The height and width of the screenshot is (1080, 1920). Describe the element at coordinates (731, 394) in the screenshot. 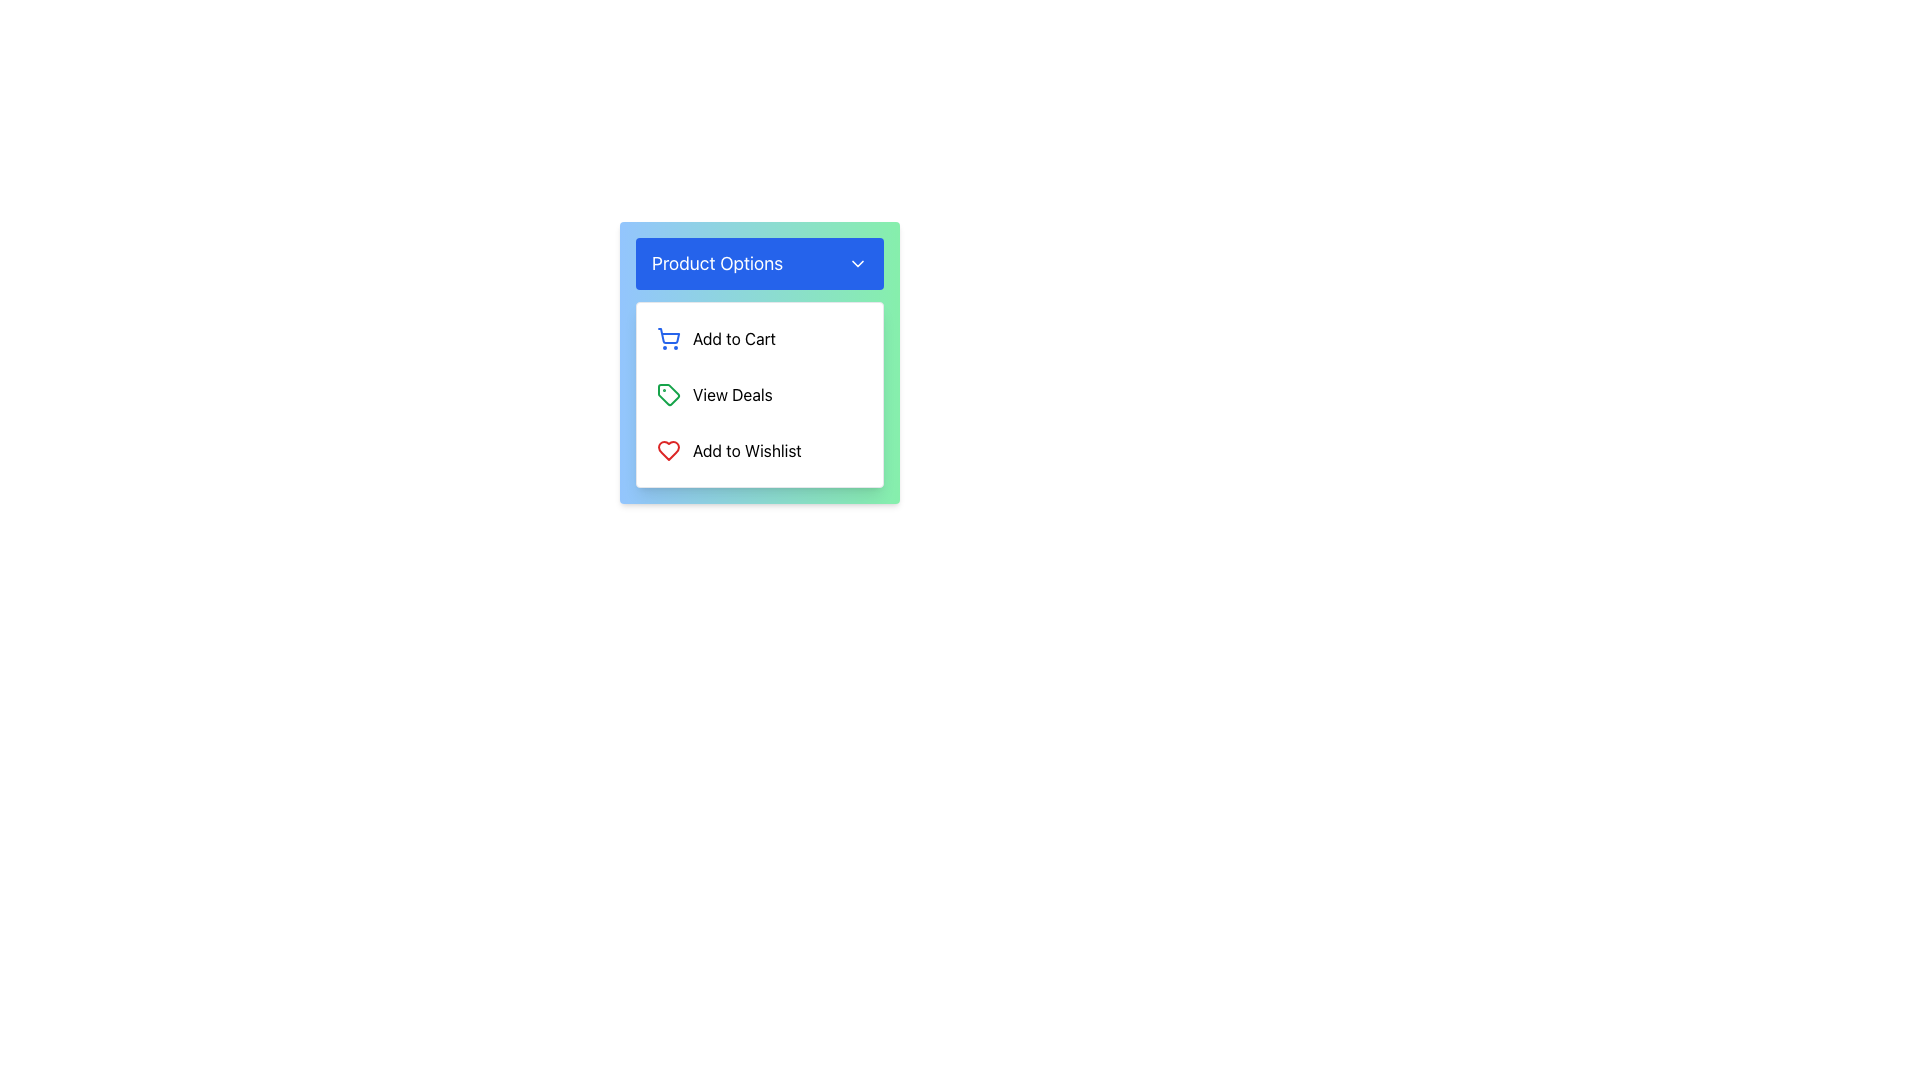

I see `the text label that displays available deals or discounts, which is the second option in a vertical list located between 'Add to Cart' and 'Add to Wishlist'` at that location.